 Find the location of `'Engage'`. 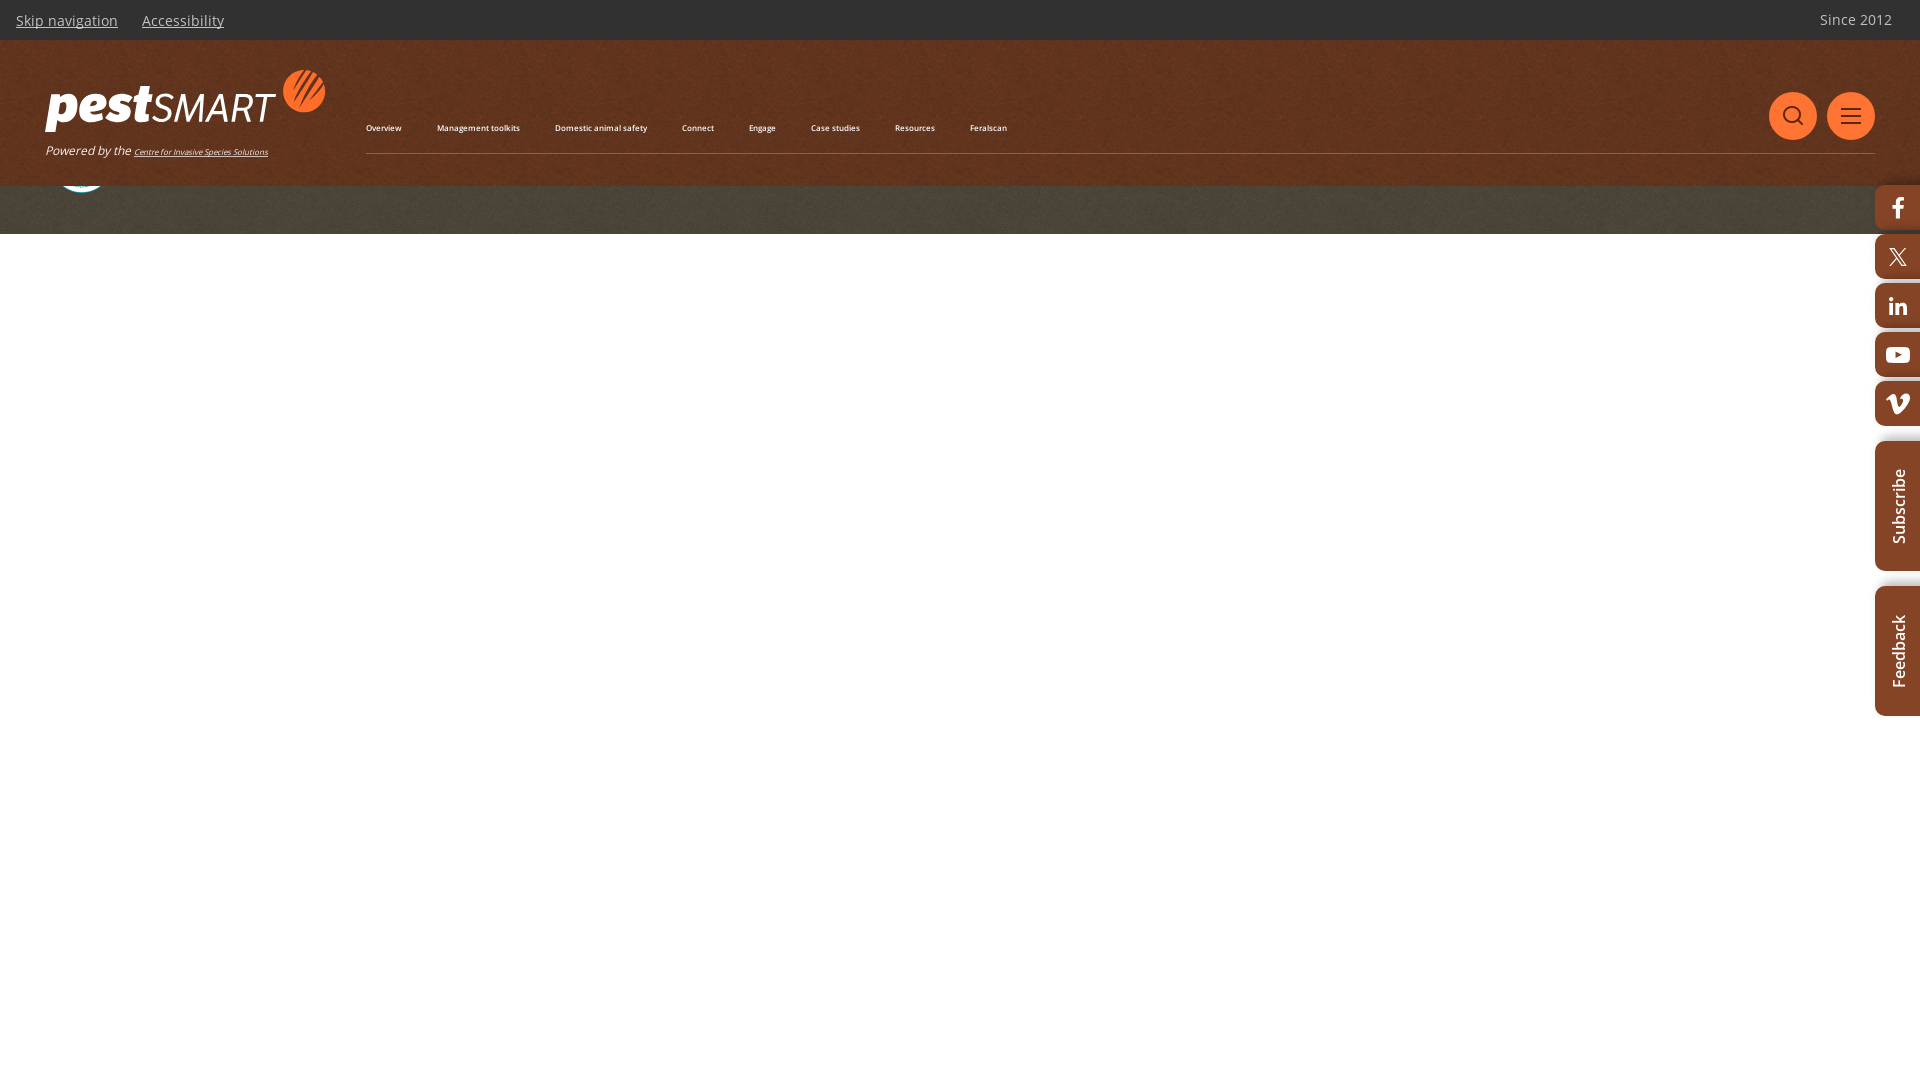

'Engage' is located at coordinates (761, 127).